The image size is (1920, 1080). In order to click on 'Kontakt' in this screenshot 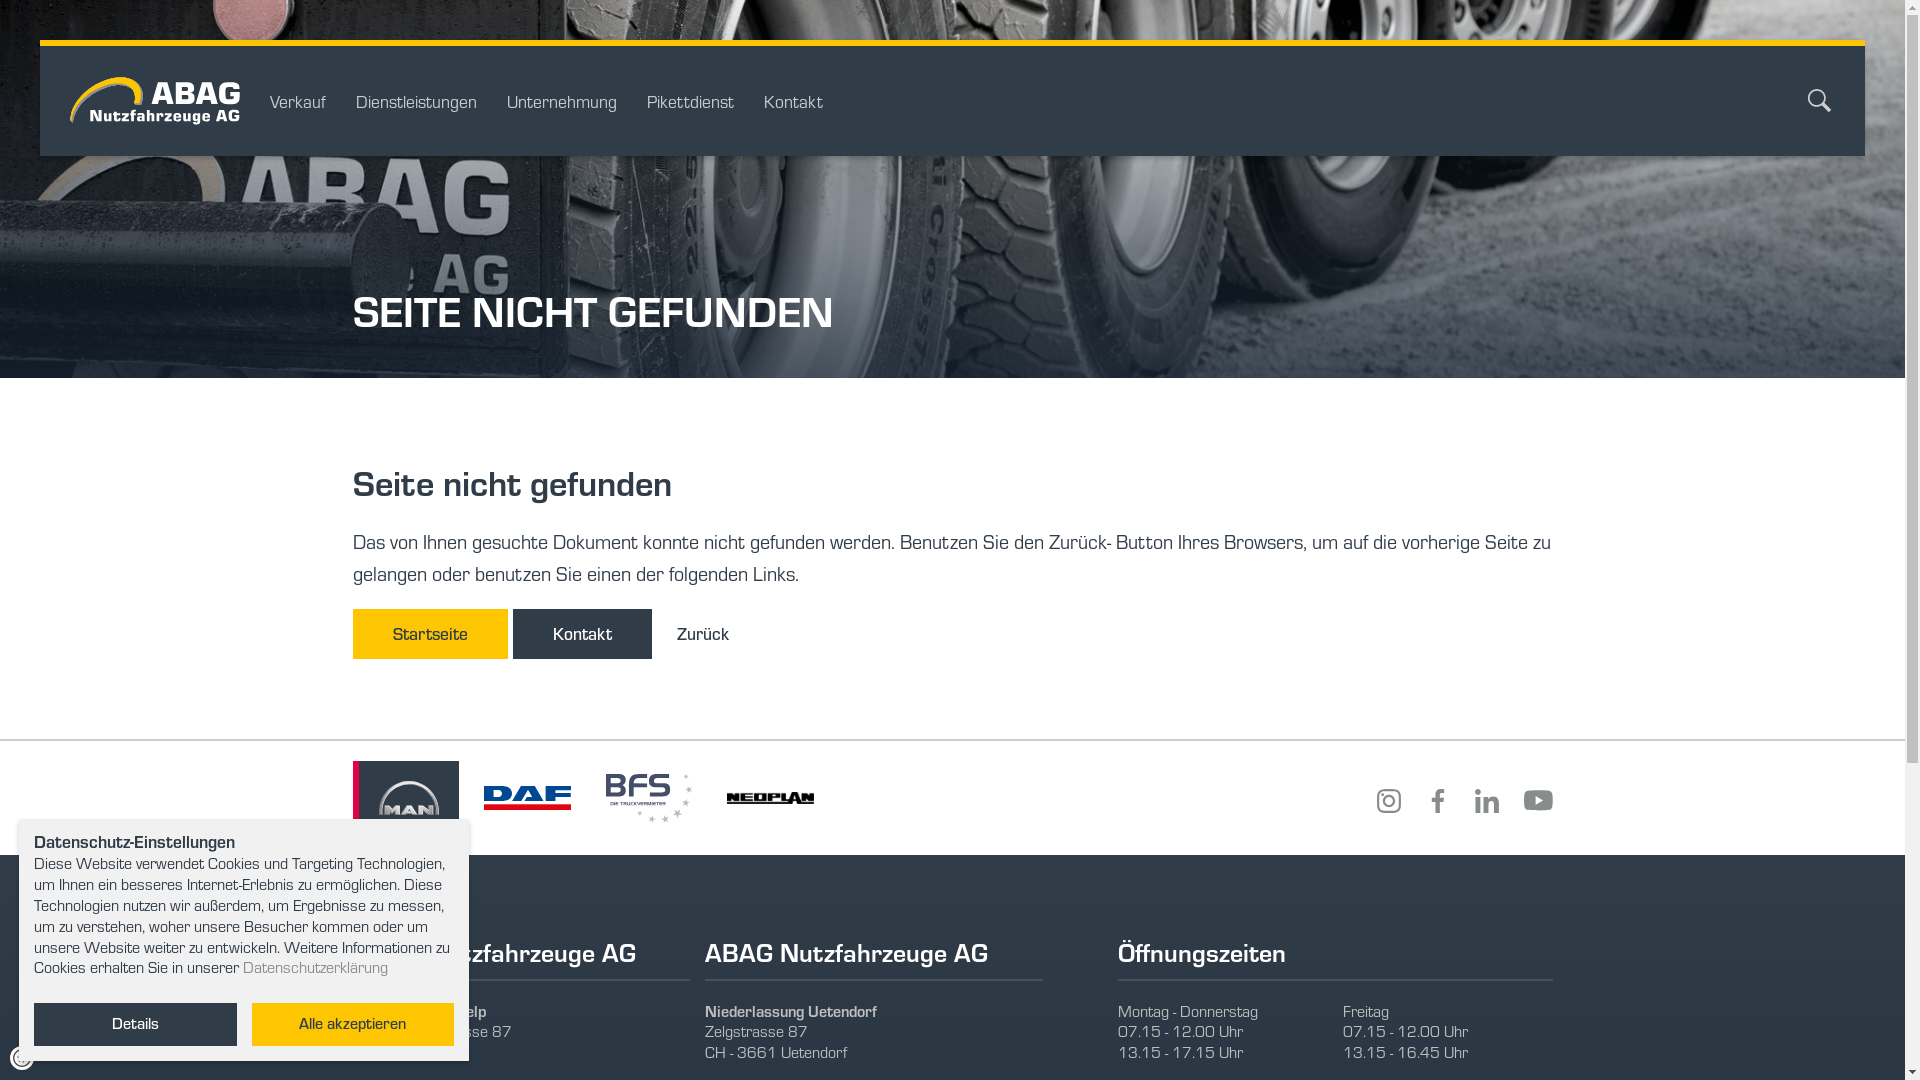, I will do `click(792, 100)`.